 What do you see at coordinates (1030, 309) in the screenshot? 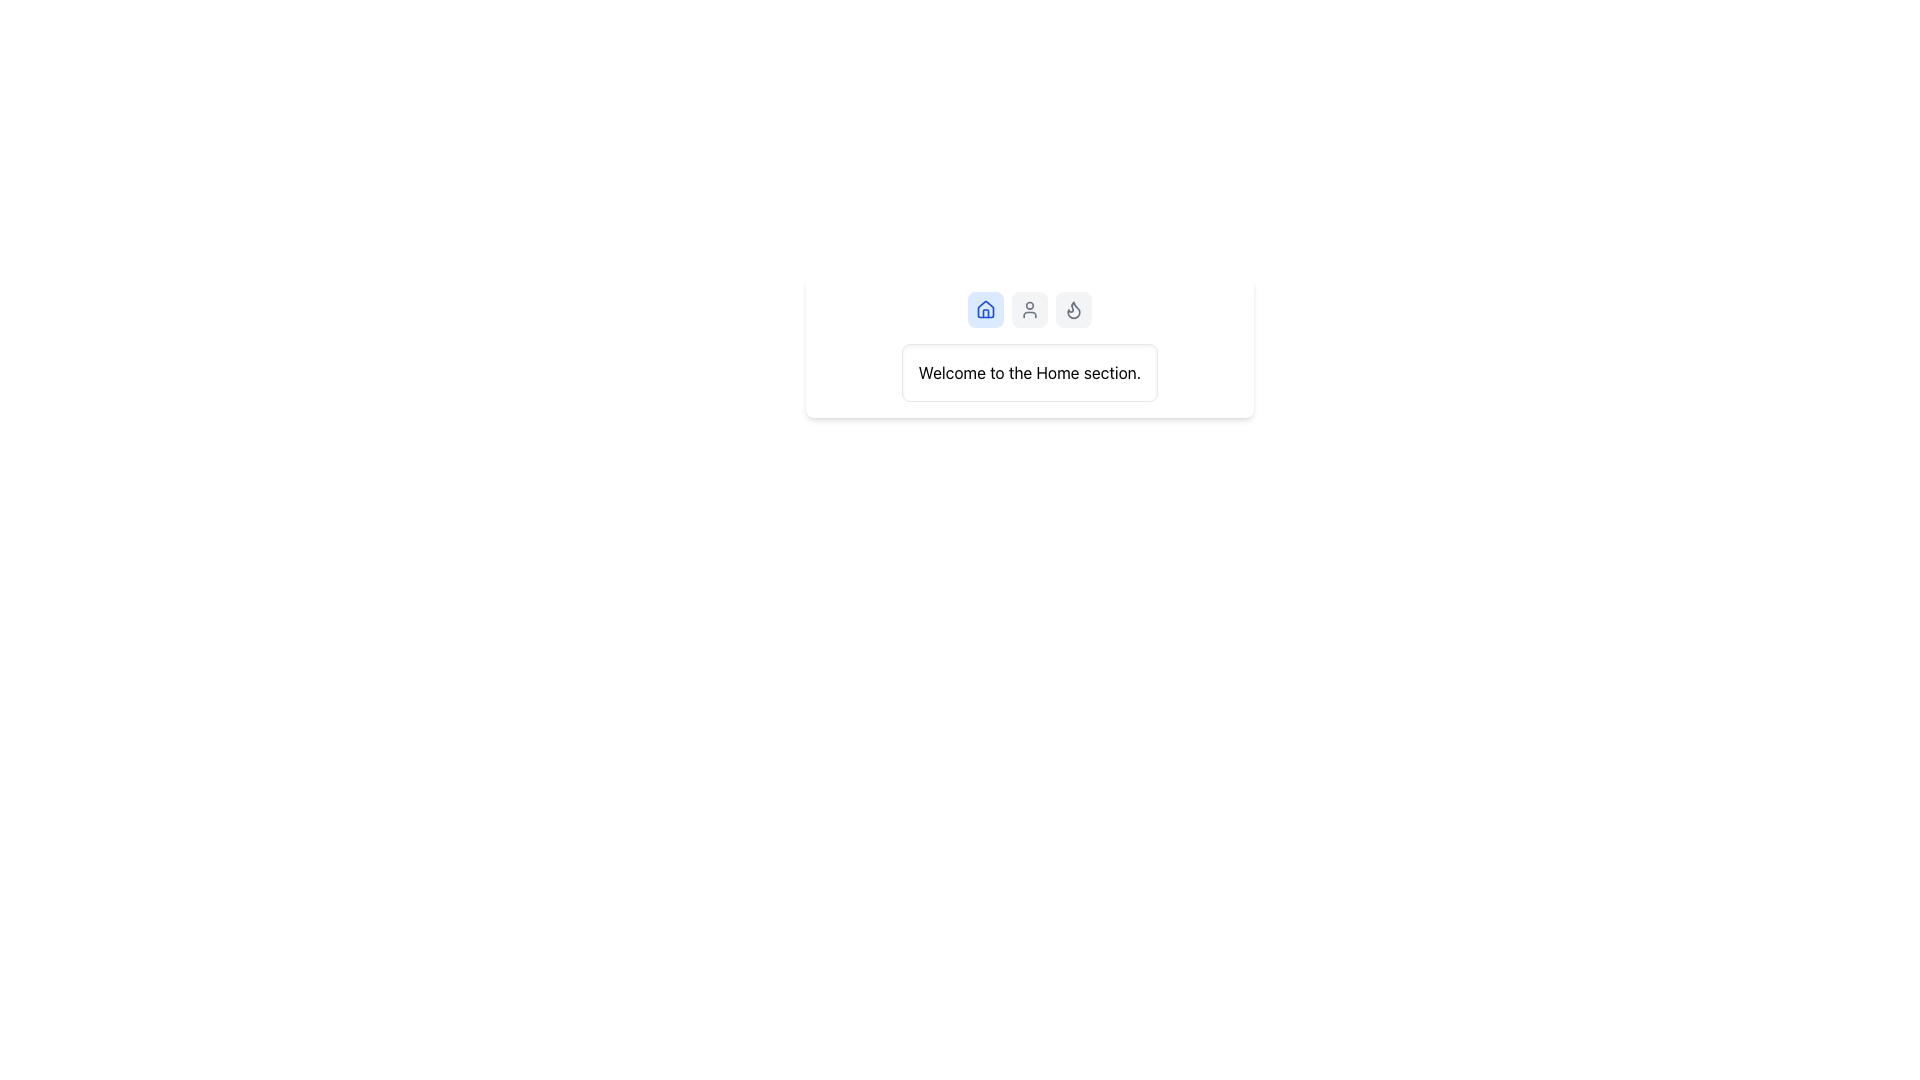
I see `the second button in a row of three buttons, which is represented by a user icon at its center` at bounding box center [1030, 309].